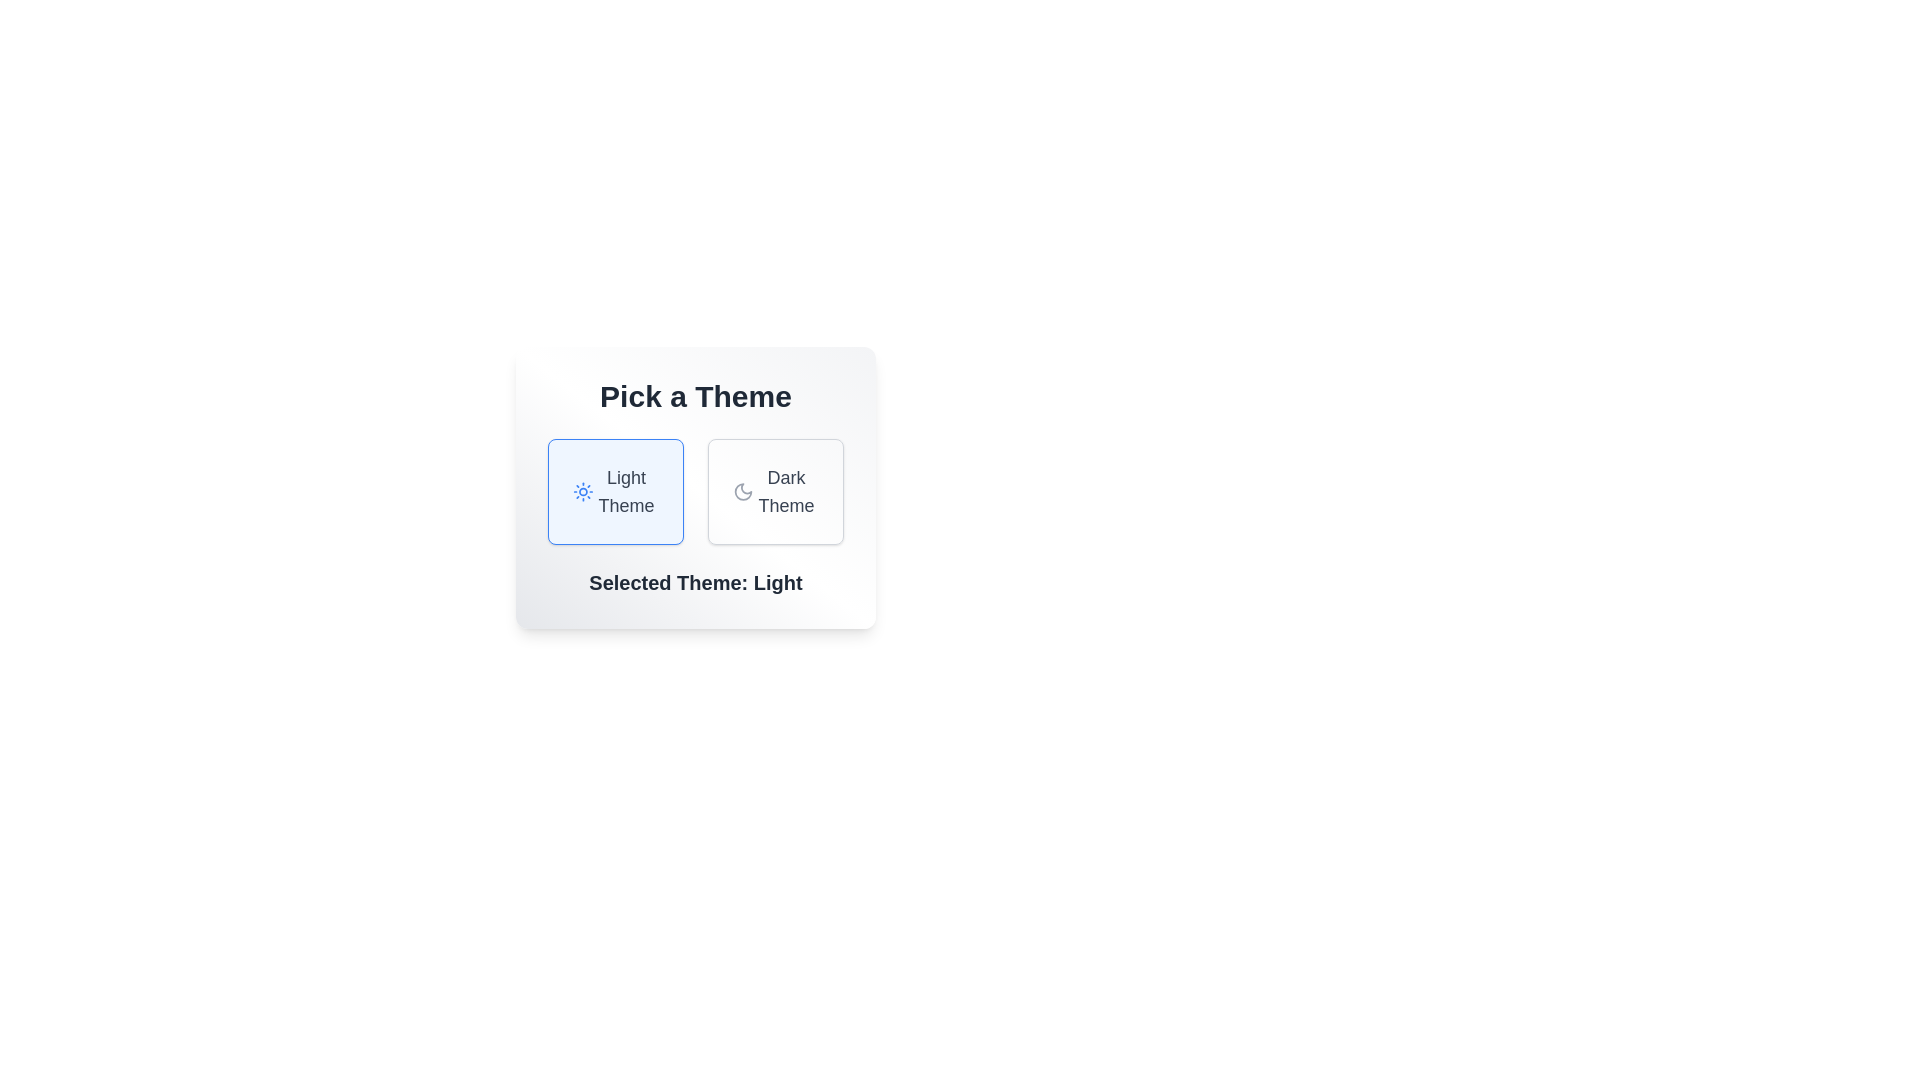 This screenshot has height=1080, width=1920. Describe the element at coordinates (742, 492) in the screenshot. I see `the crescent moon-shaped outline icon within the 'Dark Theme' button, which is located in the right column of the card interface` at that location.